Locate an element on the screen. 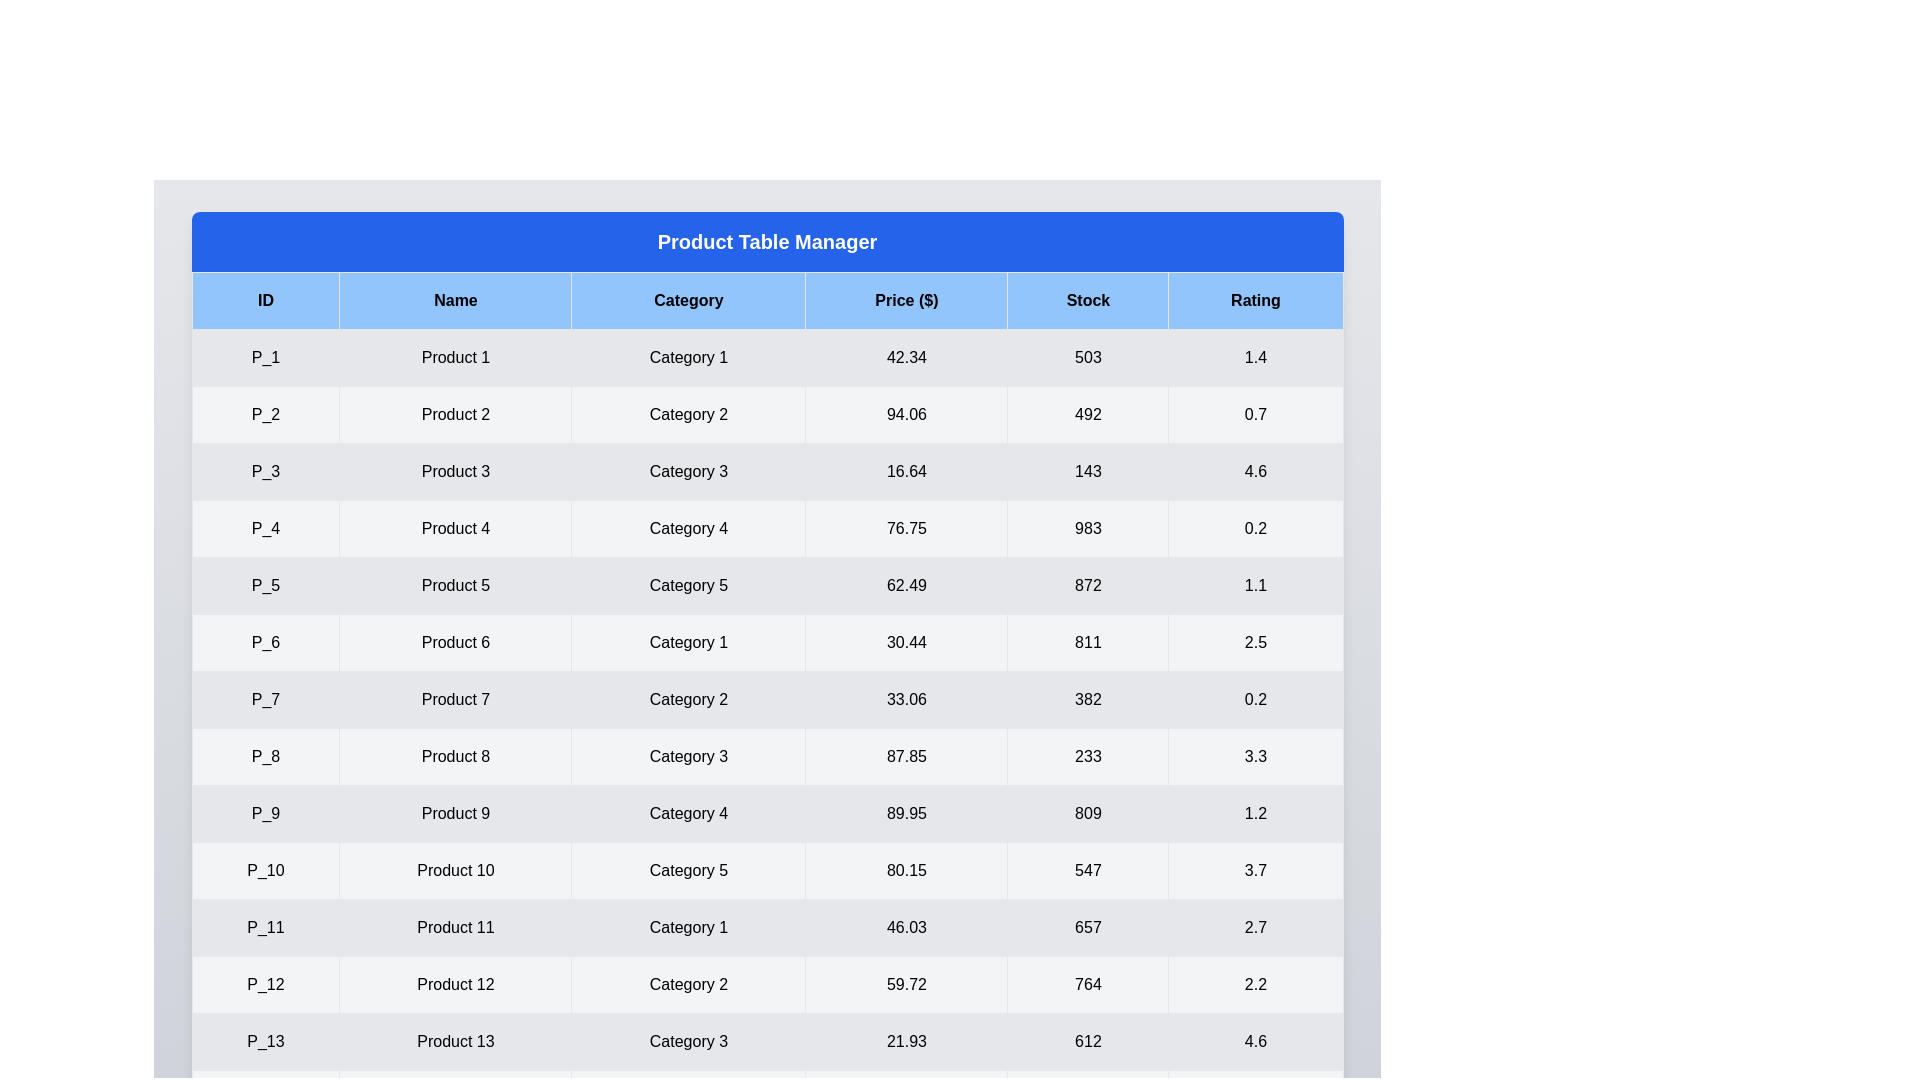 The width and height of the screenshot is (1920, 1080). the header of the column Name is located at coordinates (455, 300).